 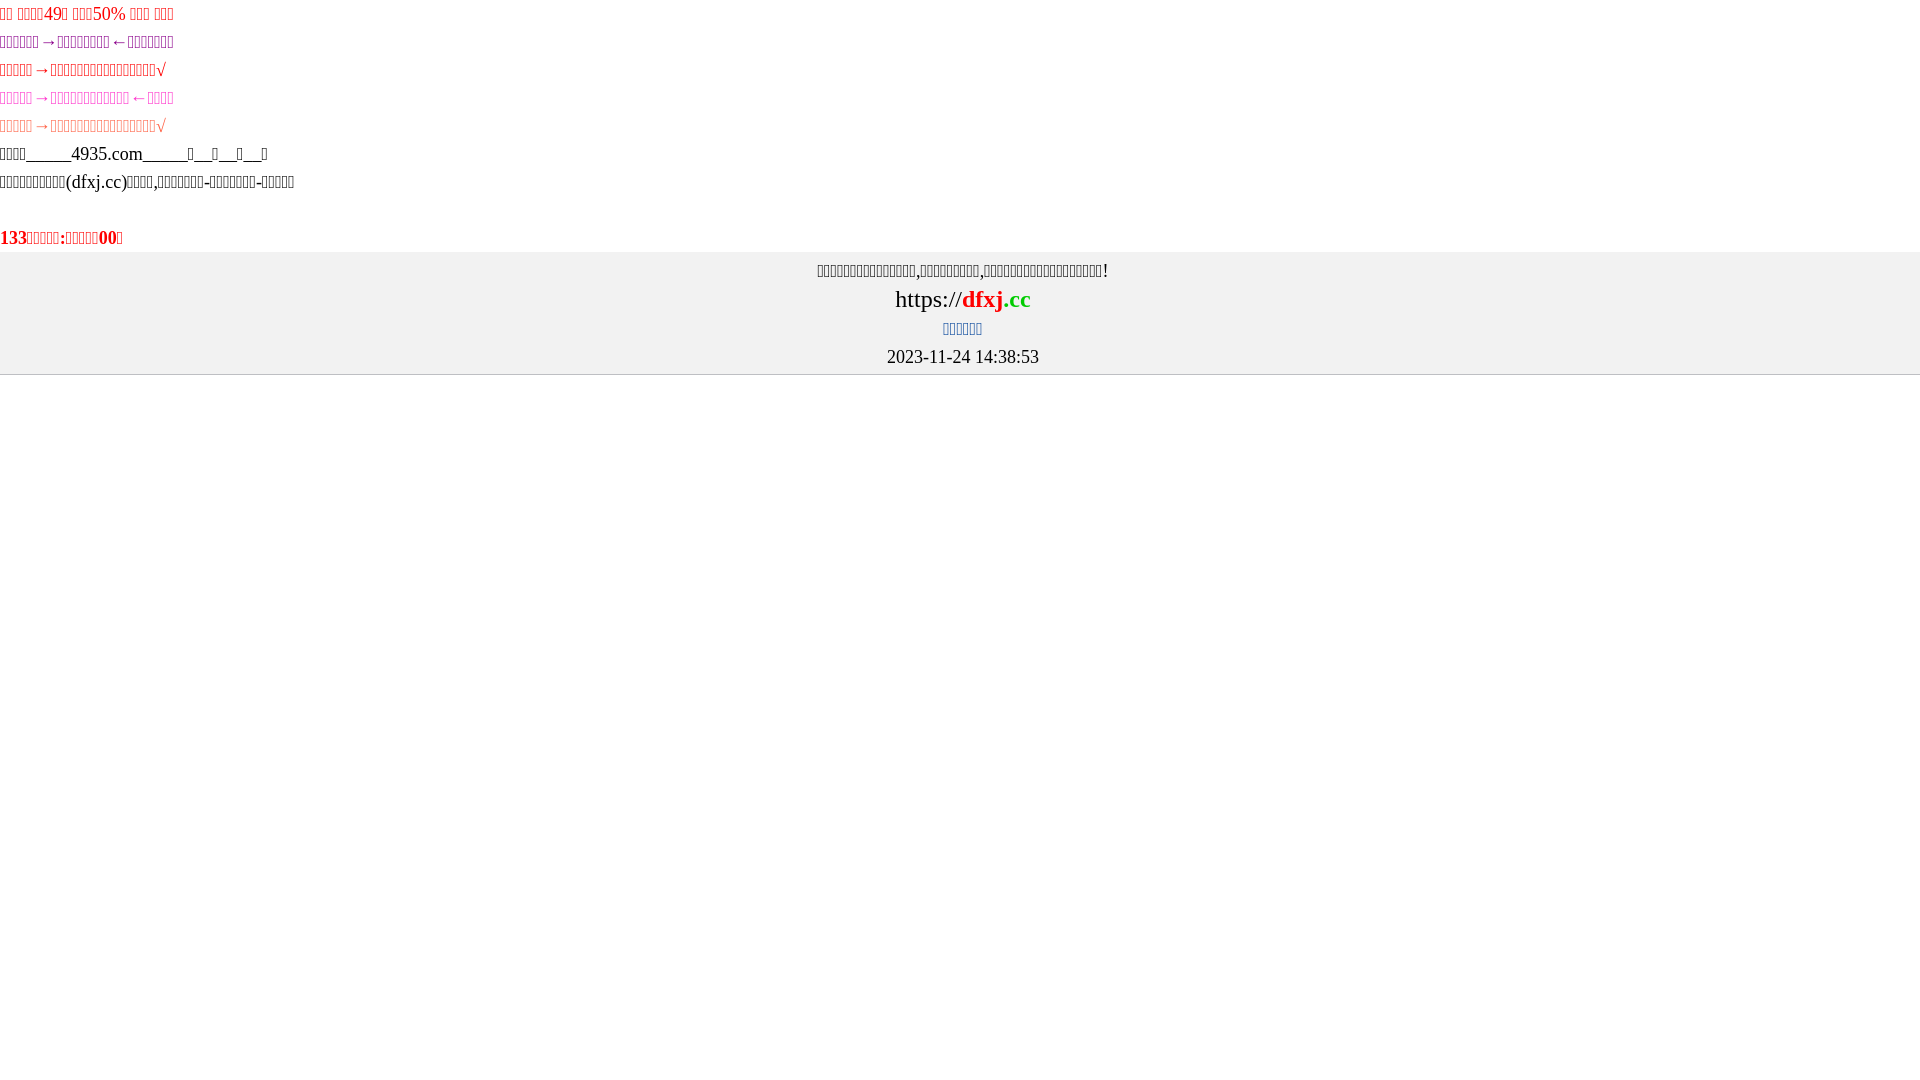 I want to click on 'https://dfxj.cc', so click(x=962, y=300).